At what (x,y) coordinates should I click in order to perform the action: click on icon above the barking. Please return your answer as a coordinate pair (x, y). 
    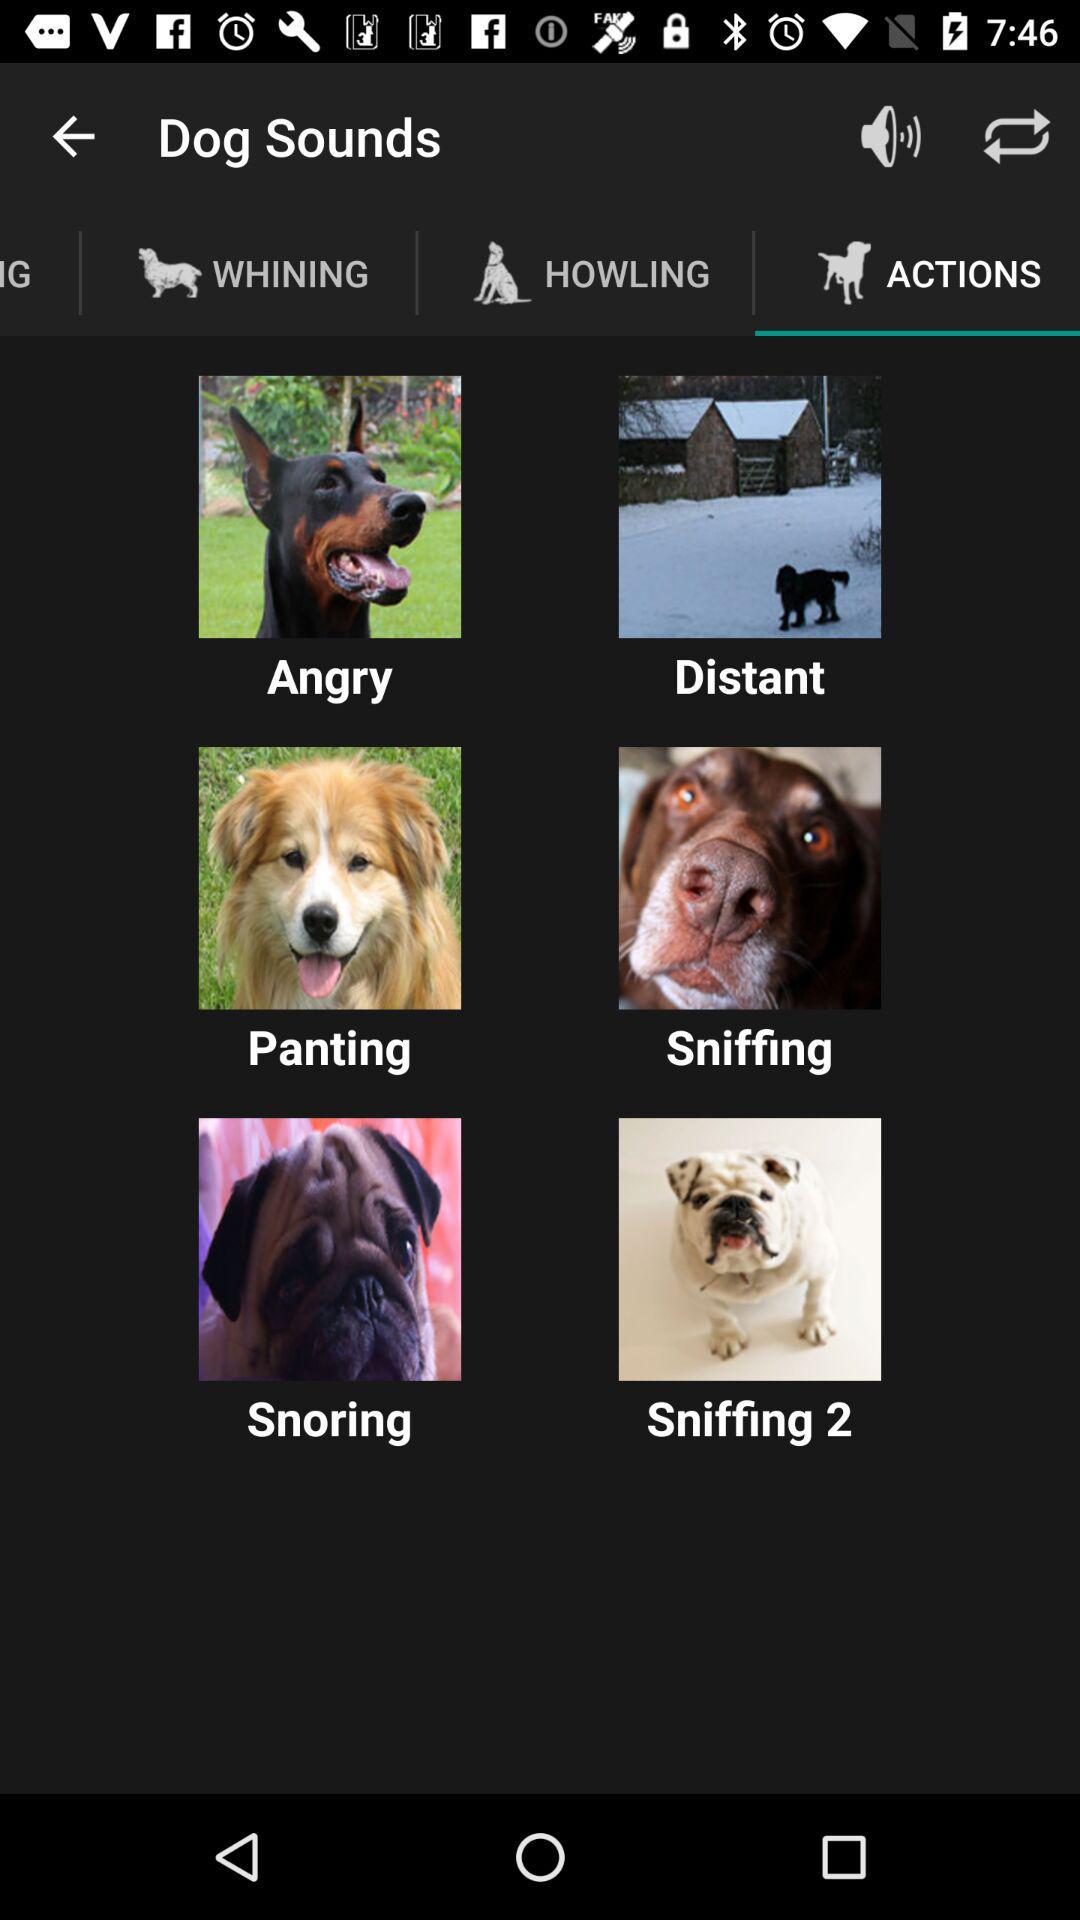
    Looking at the image, I should click on (72, 135).